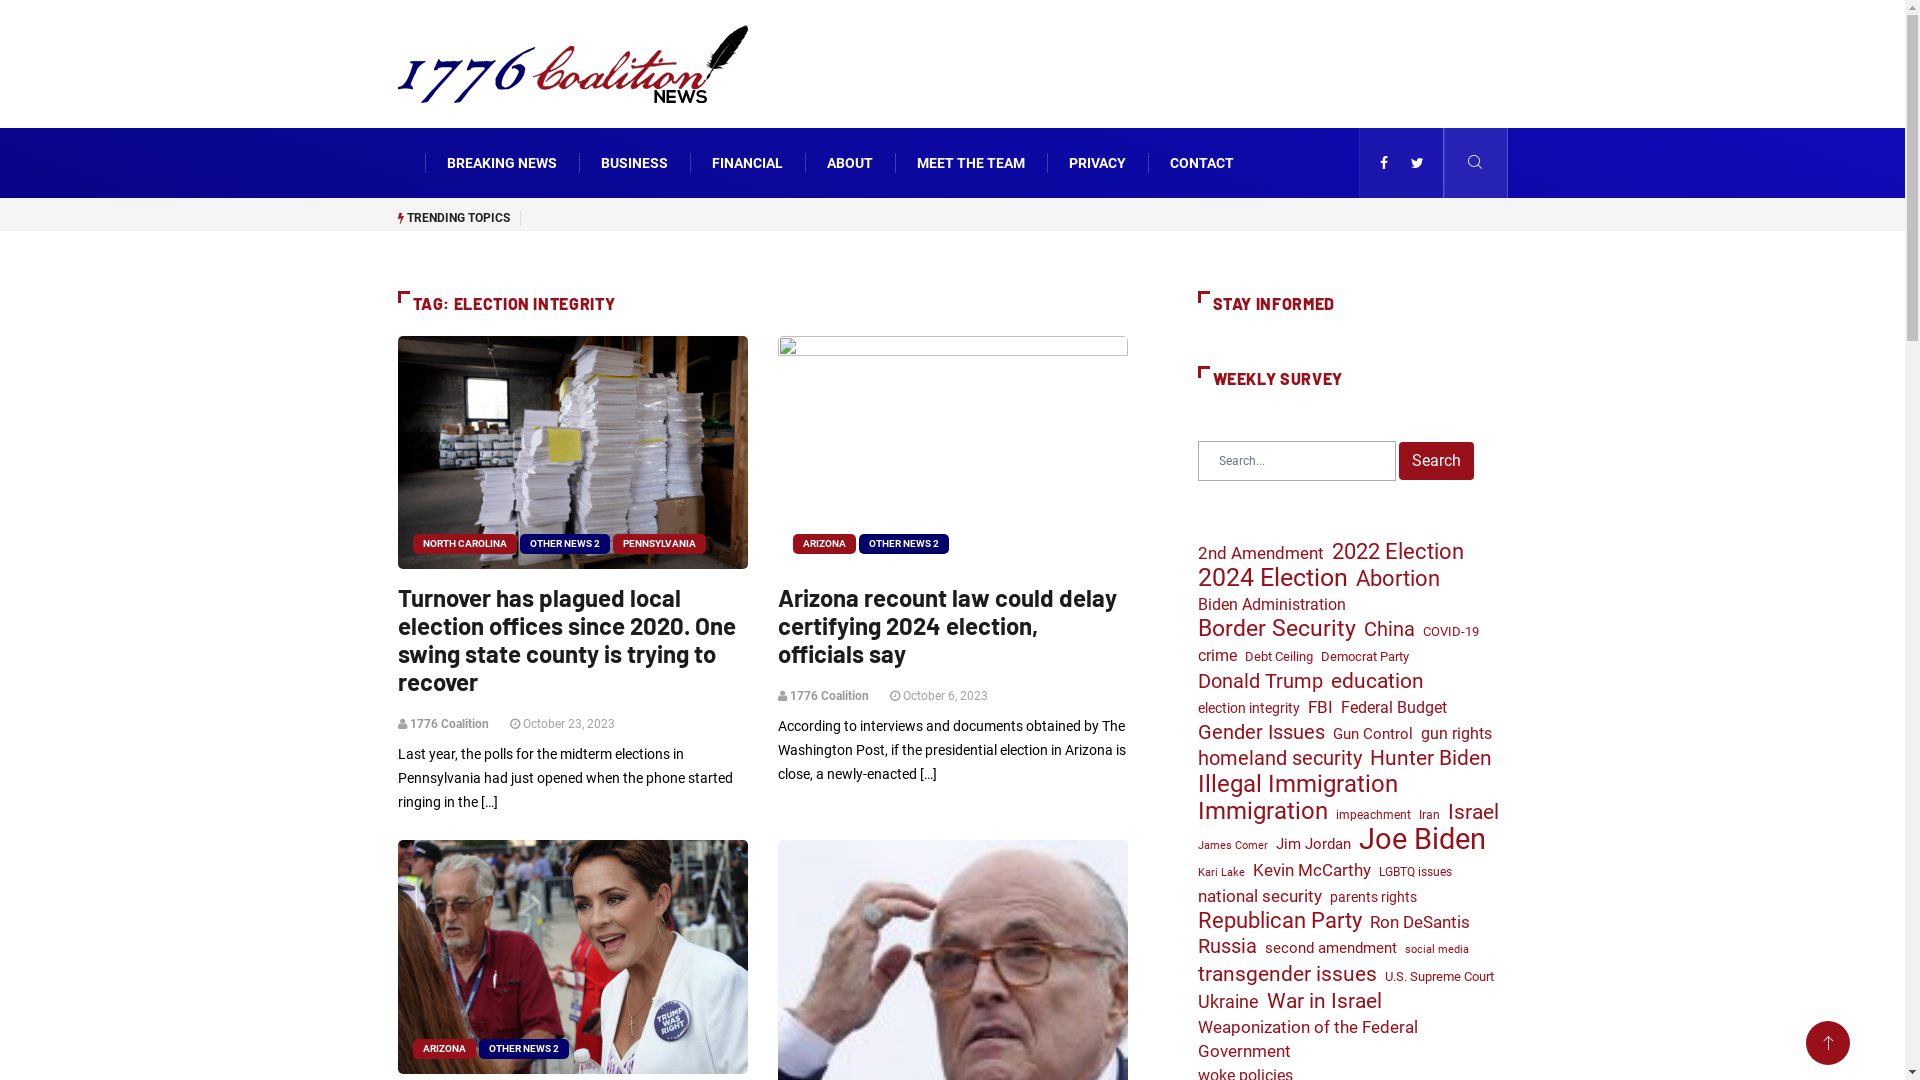 This screenshot has width=1920, height=1080. What do you see at coordinates (1473, 812) in the screenshot?
I see `'Israel'` at bounding box center [1473, 812].